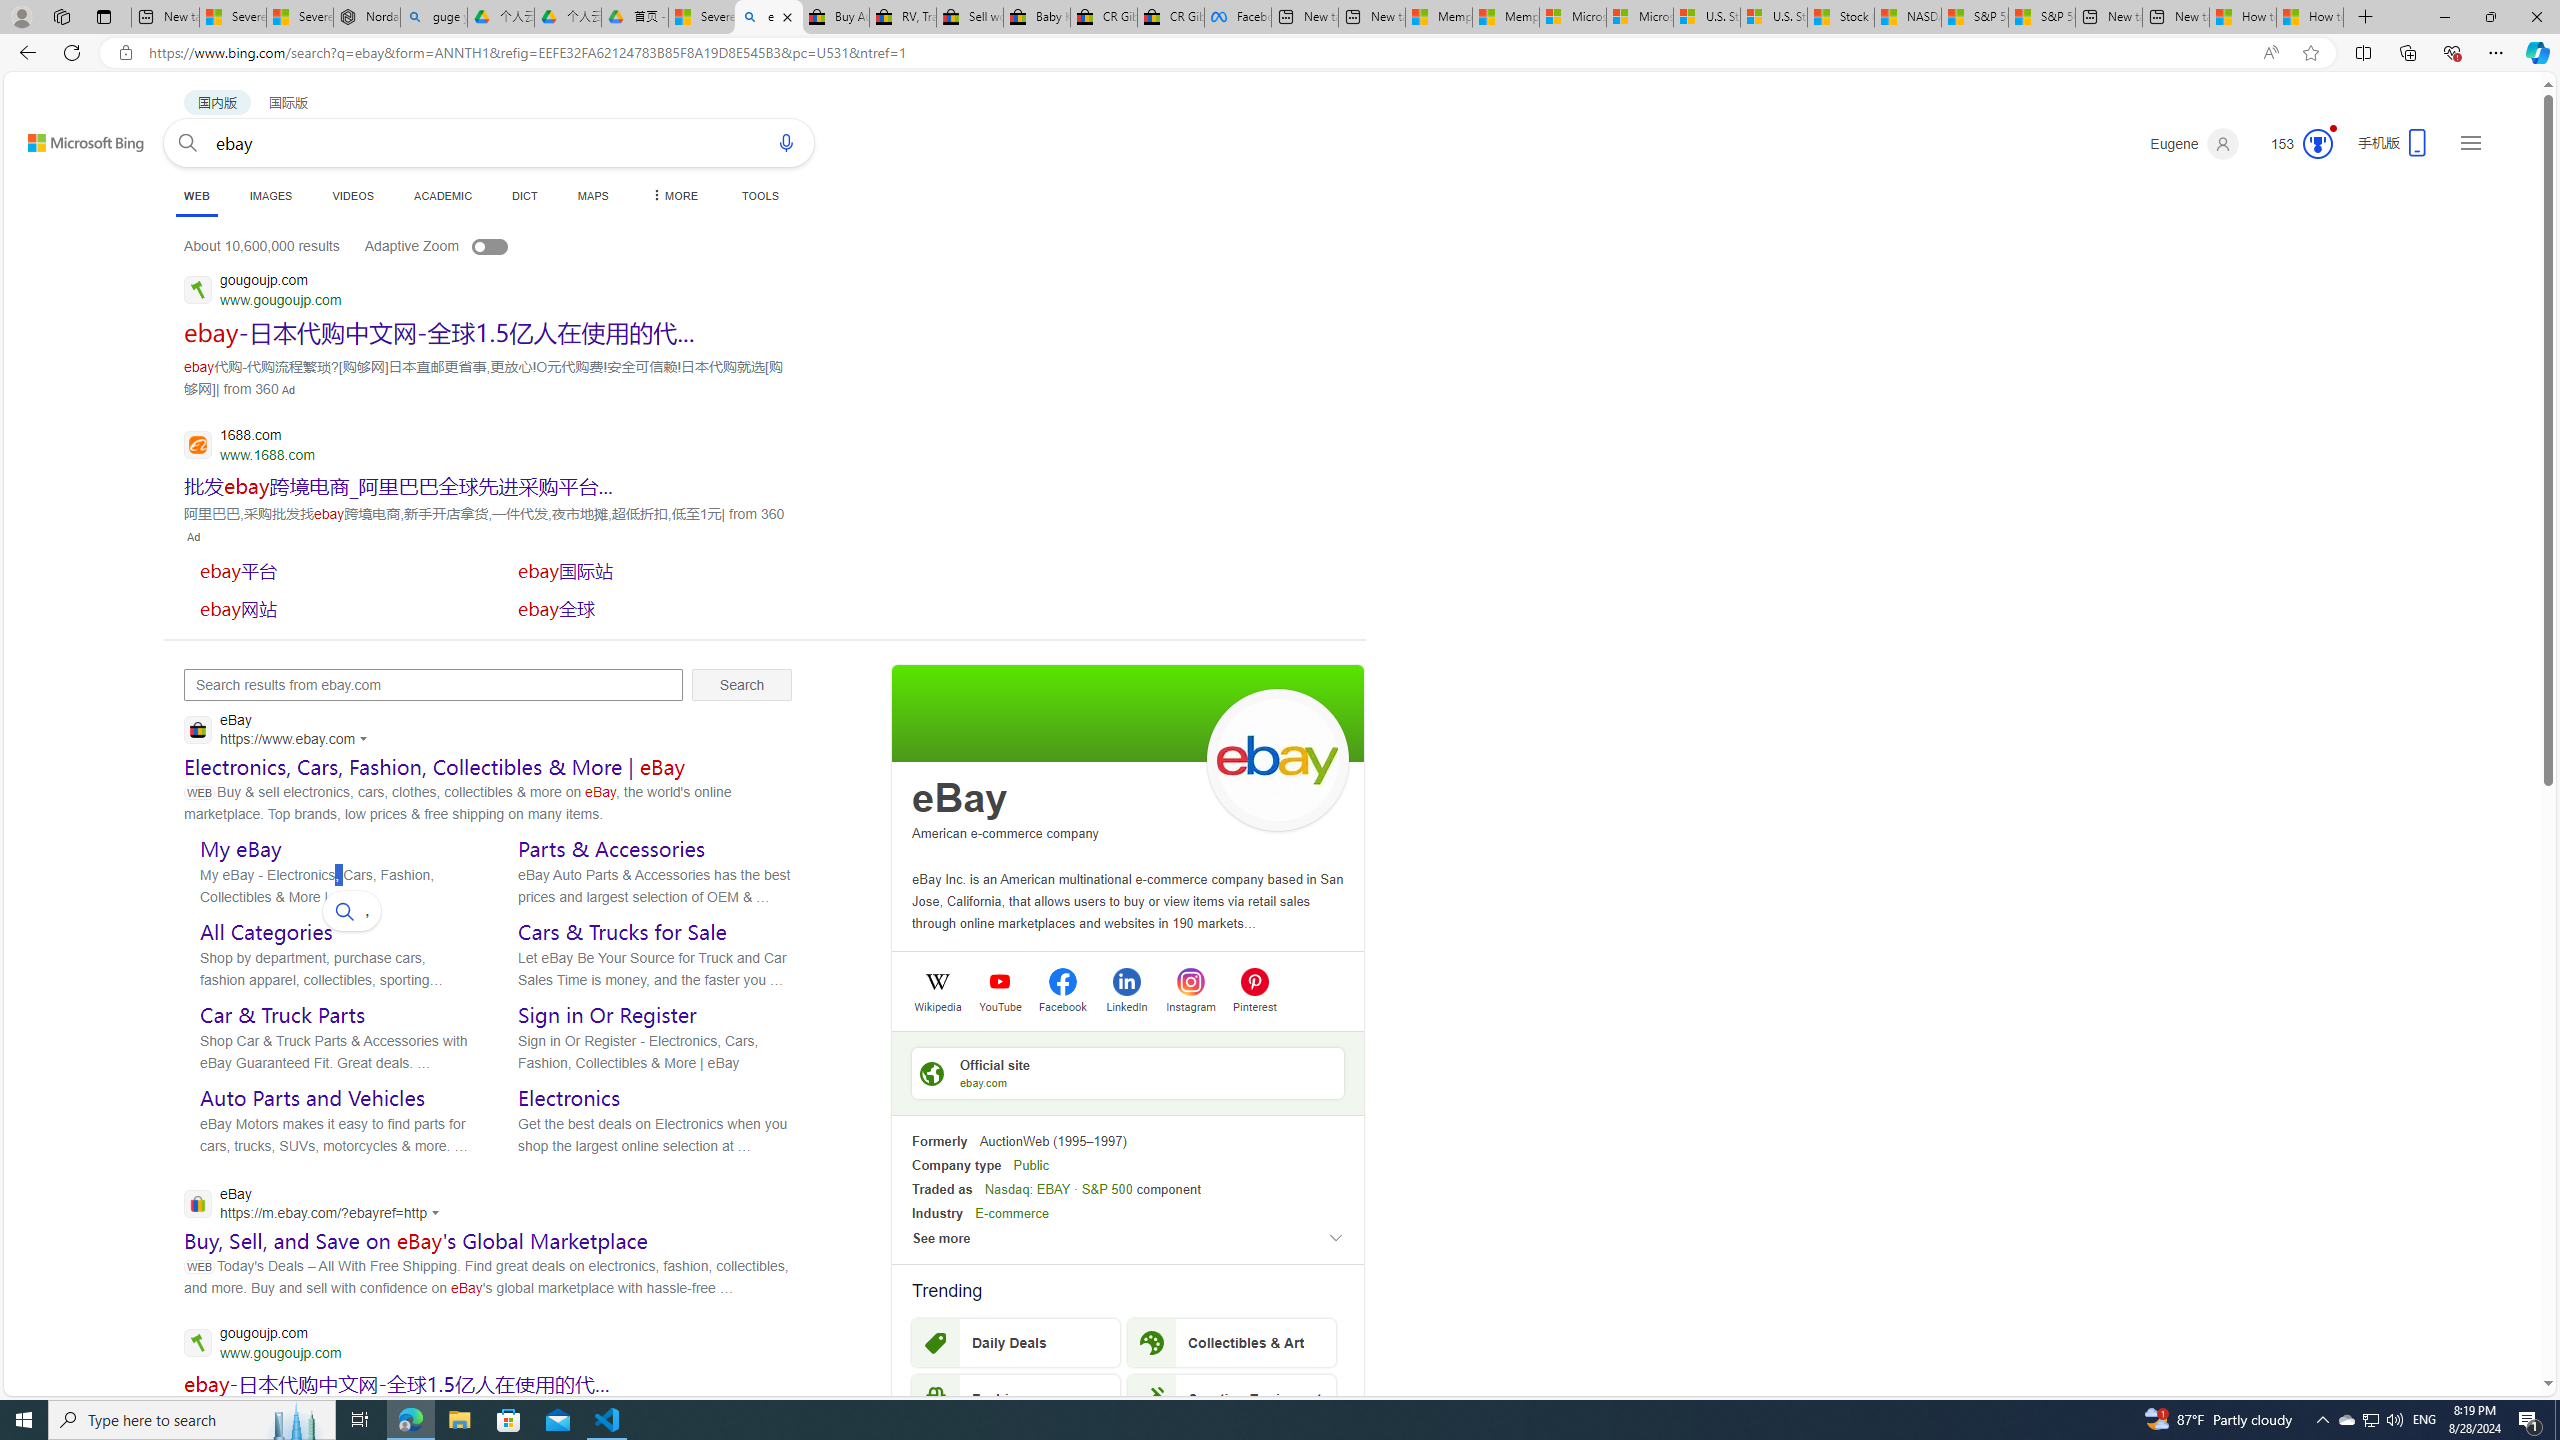 This screenshot has width=2560, height=1440. What do you see at coordinates (591, 195) in the screenshot?
I see `'MAPS'` at bounding box center [591, 195].